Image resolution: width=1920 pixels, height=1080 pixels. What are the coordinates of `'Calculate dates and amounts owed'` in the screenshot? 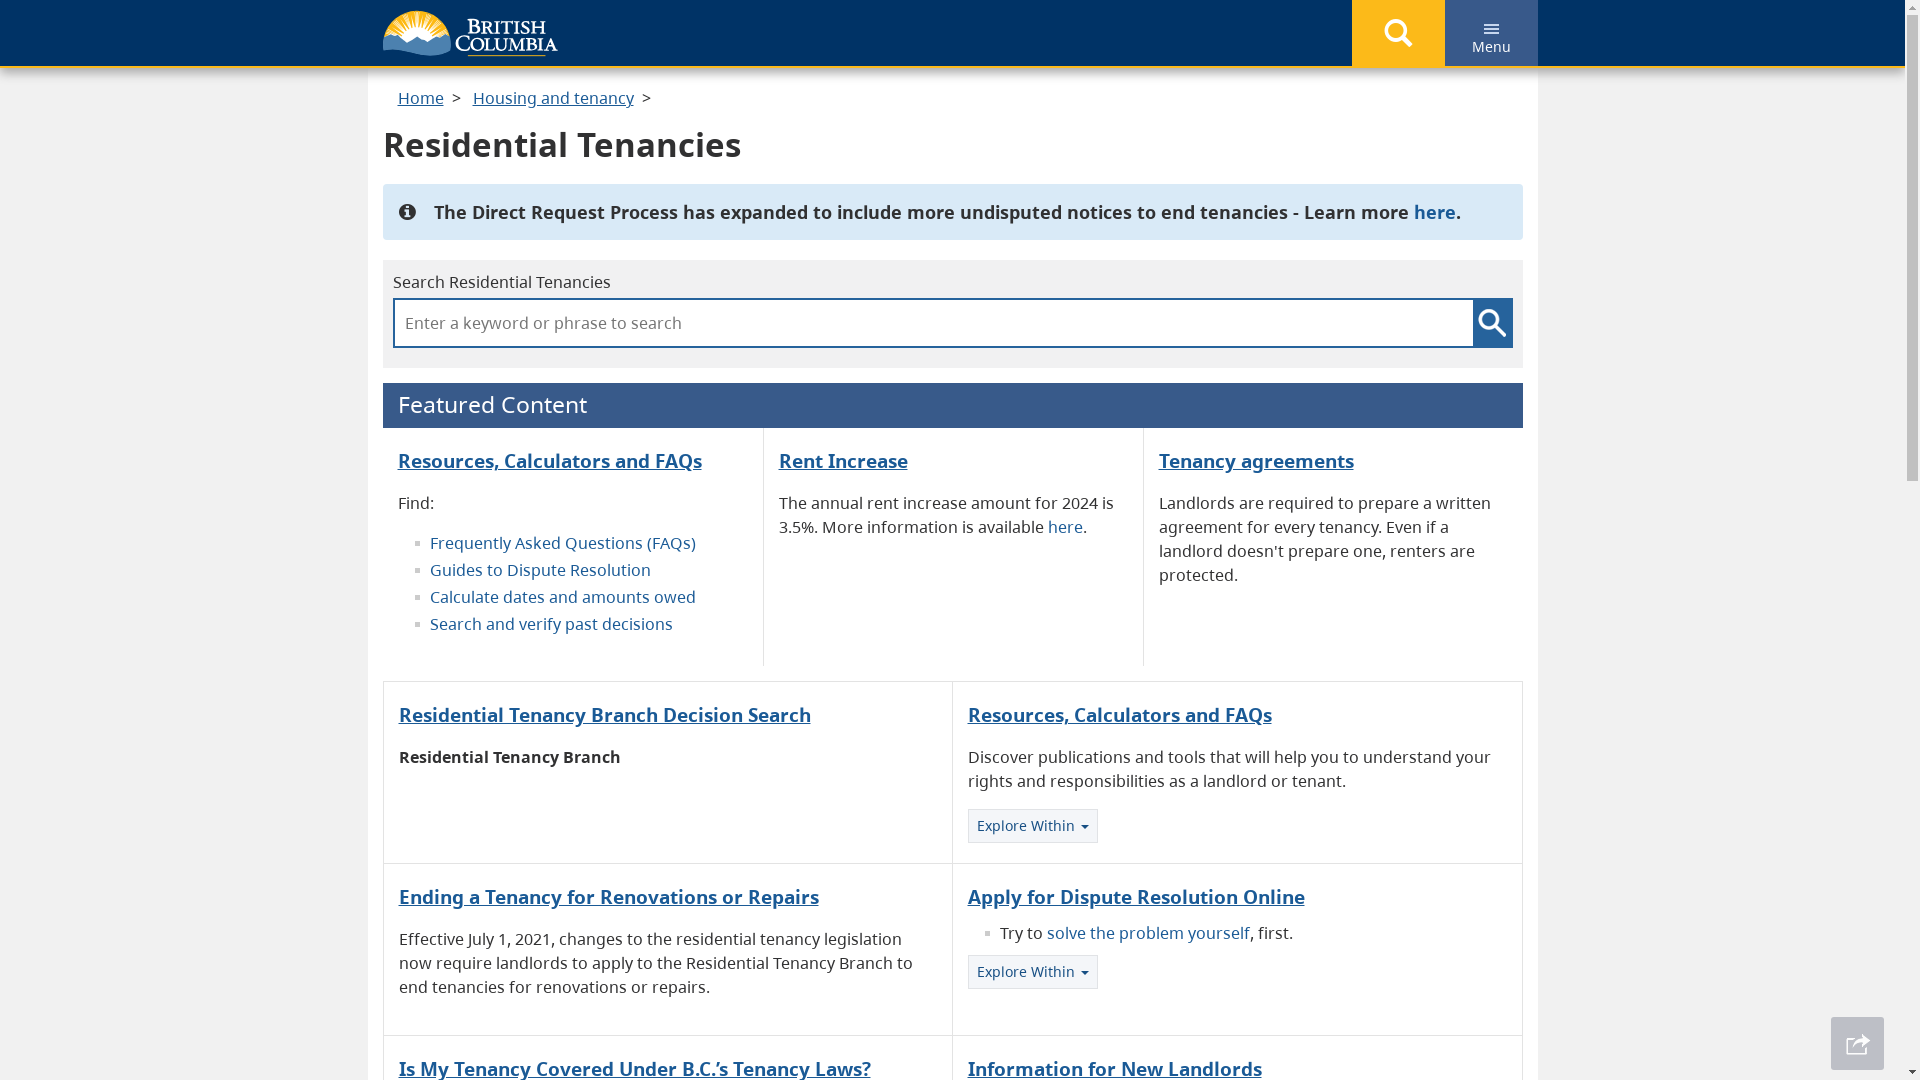 It's located at (561, 596).